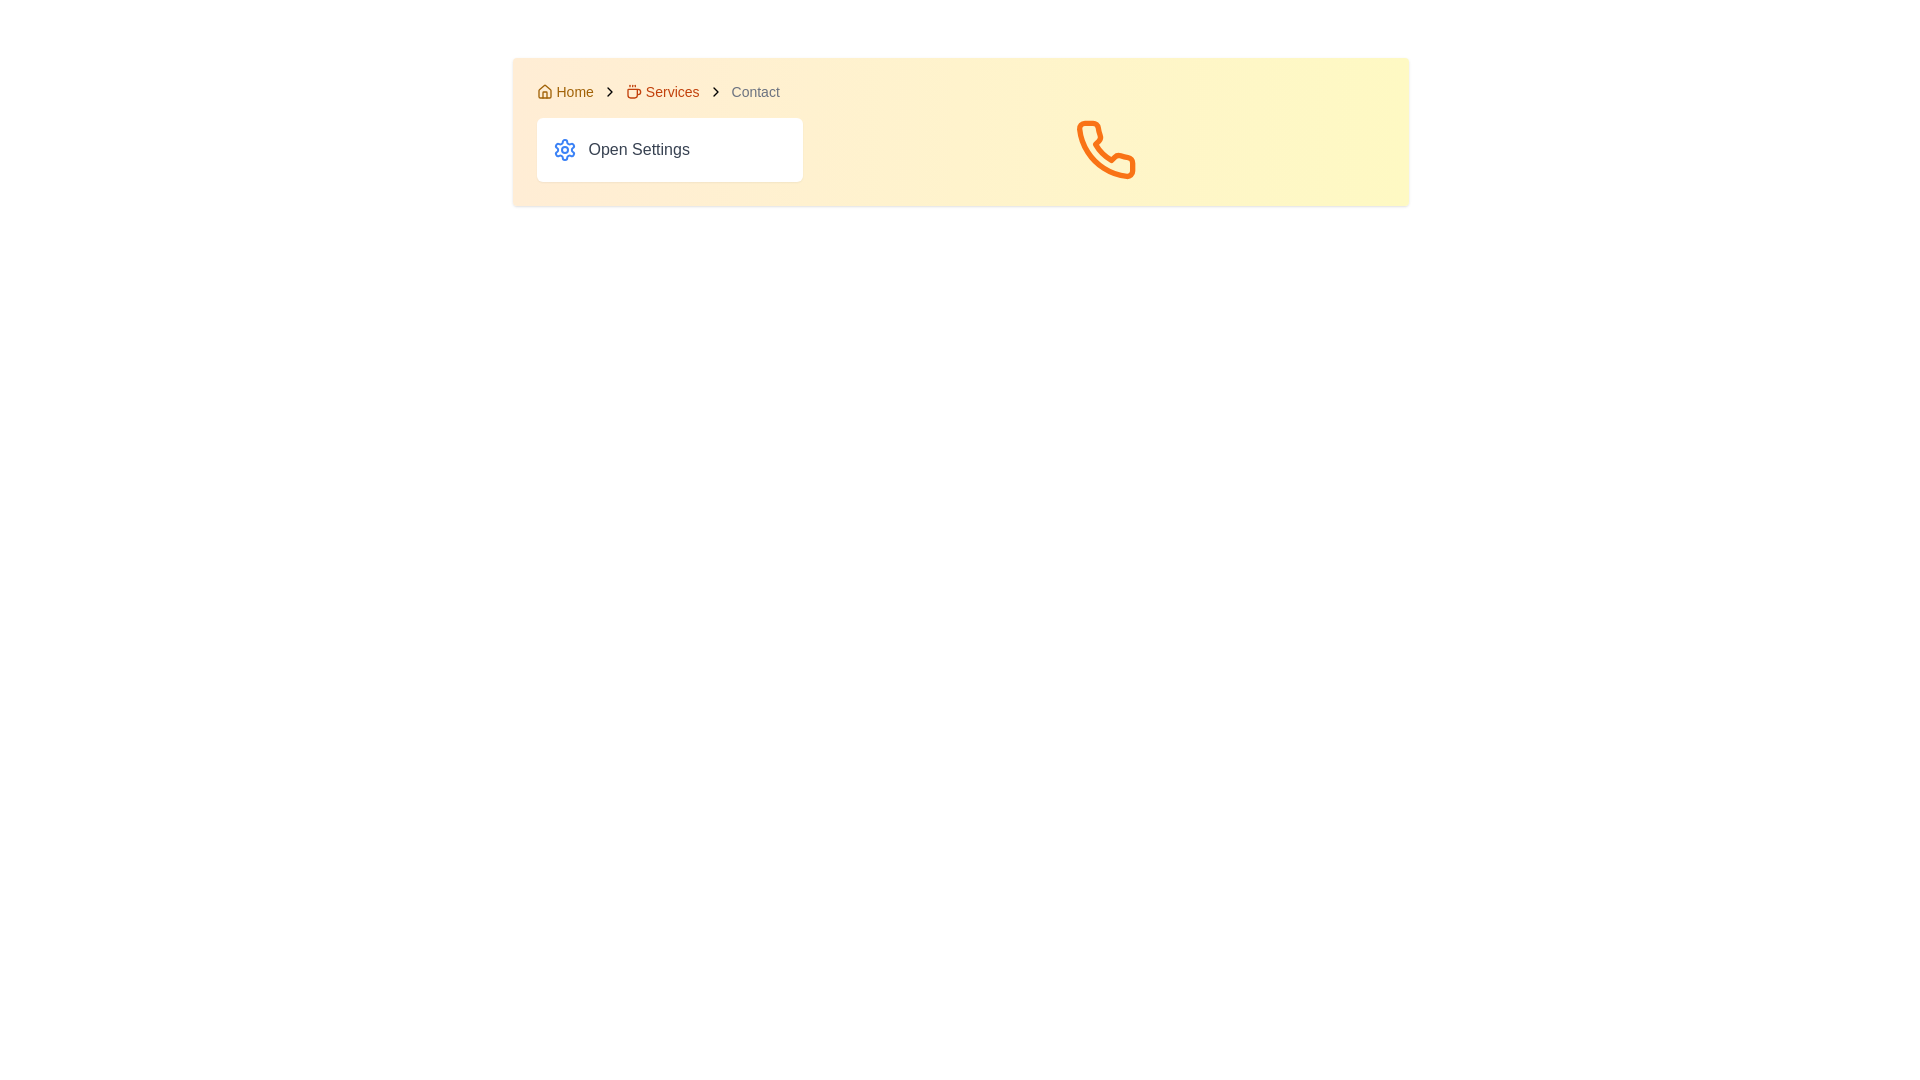 The height and width of the screenshot is (1080, 1920). What do you see at coordinates (715, 92) in the screenshot?
I see `the third chevron icon in the breadcrumb navigation bar, located between 'Services' and 'Contact'` at bounding box center [715, 92].